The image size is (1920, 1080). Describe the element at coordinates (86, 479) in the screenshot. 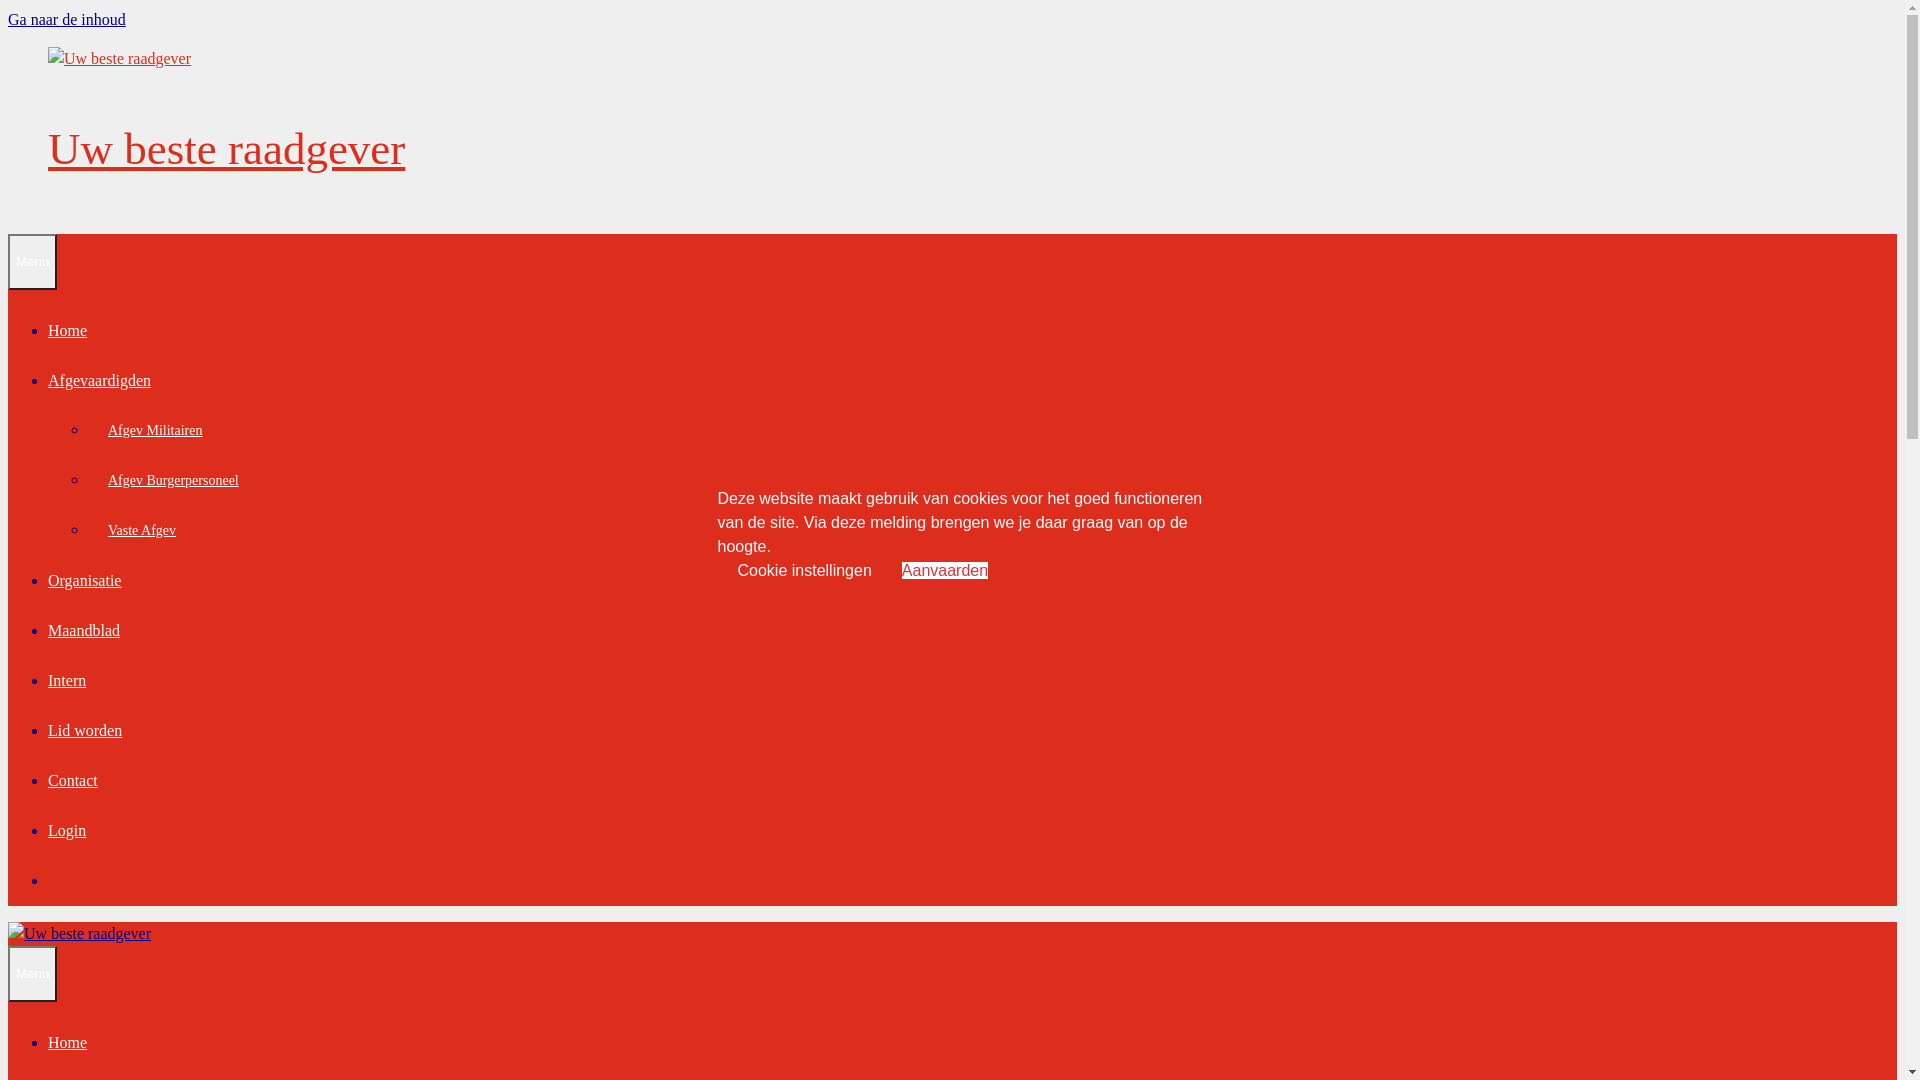

I see `'Afgev Burgerpersoneel'` at that location.